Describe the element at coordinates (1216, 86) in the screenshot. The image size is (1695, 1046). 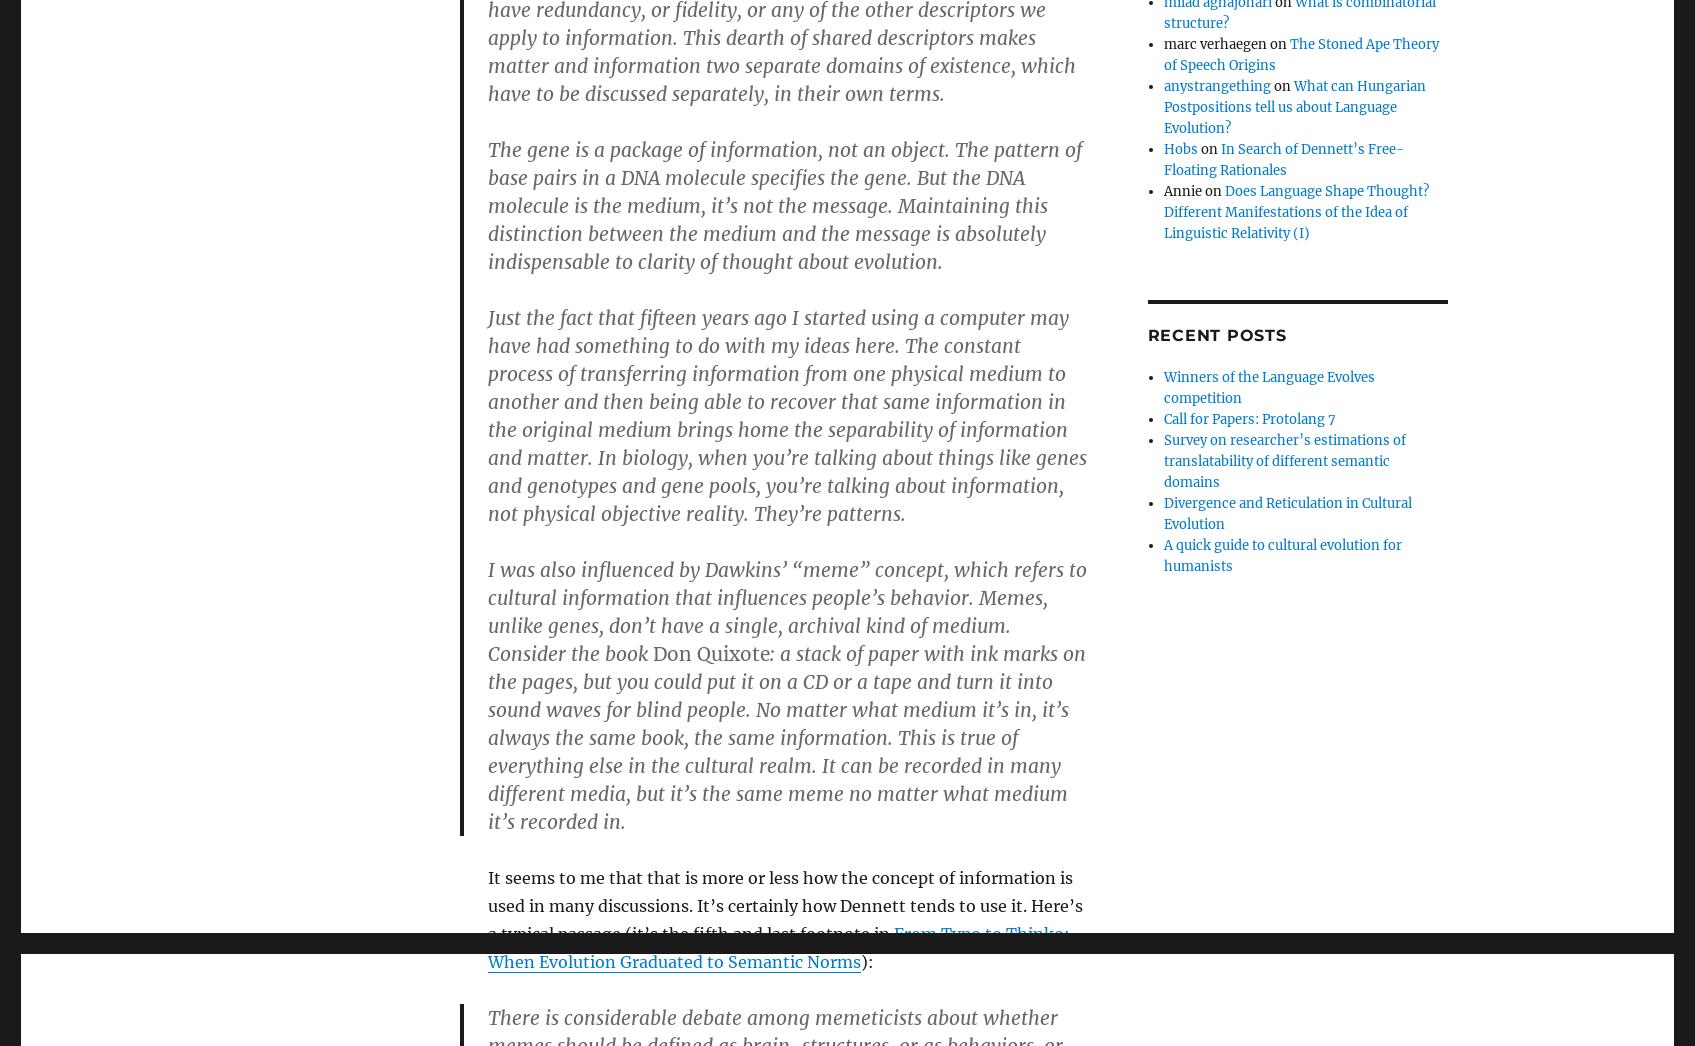
I see `'anystrangething'` at that location.